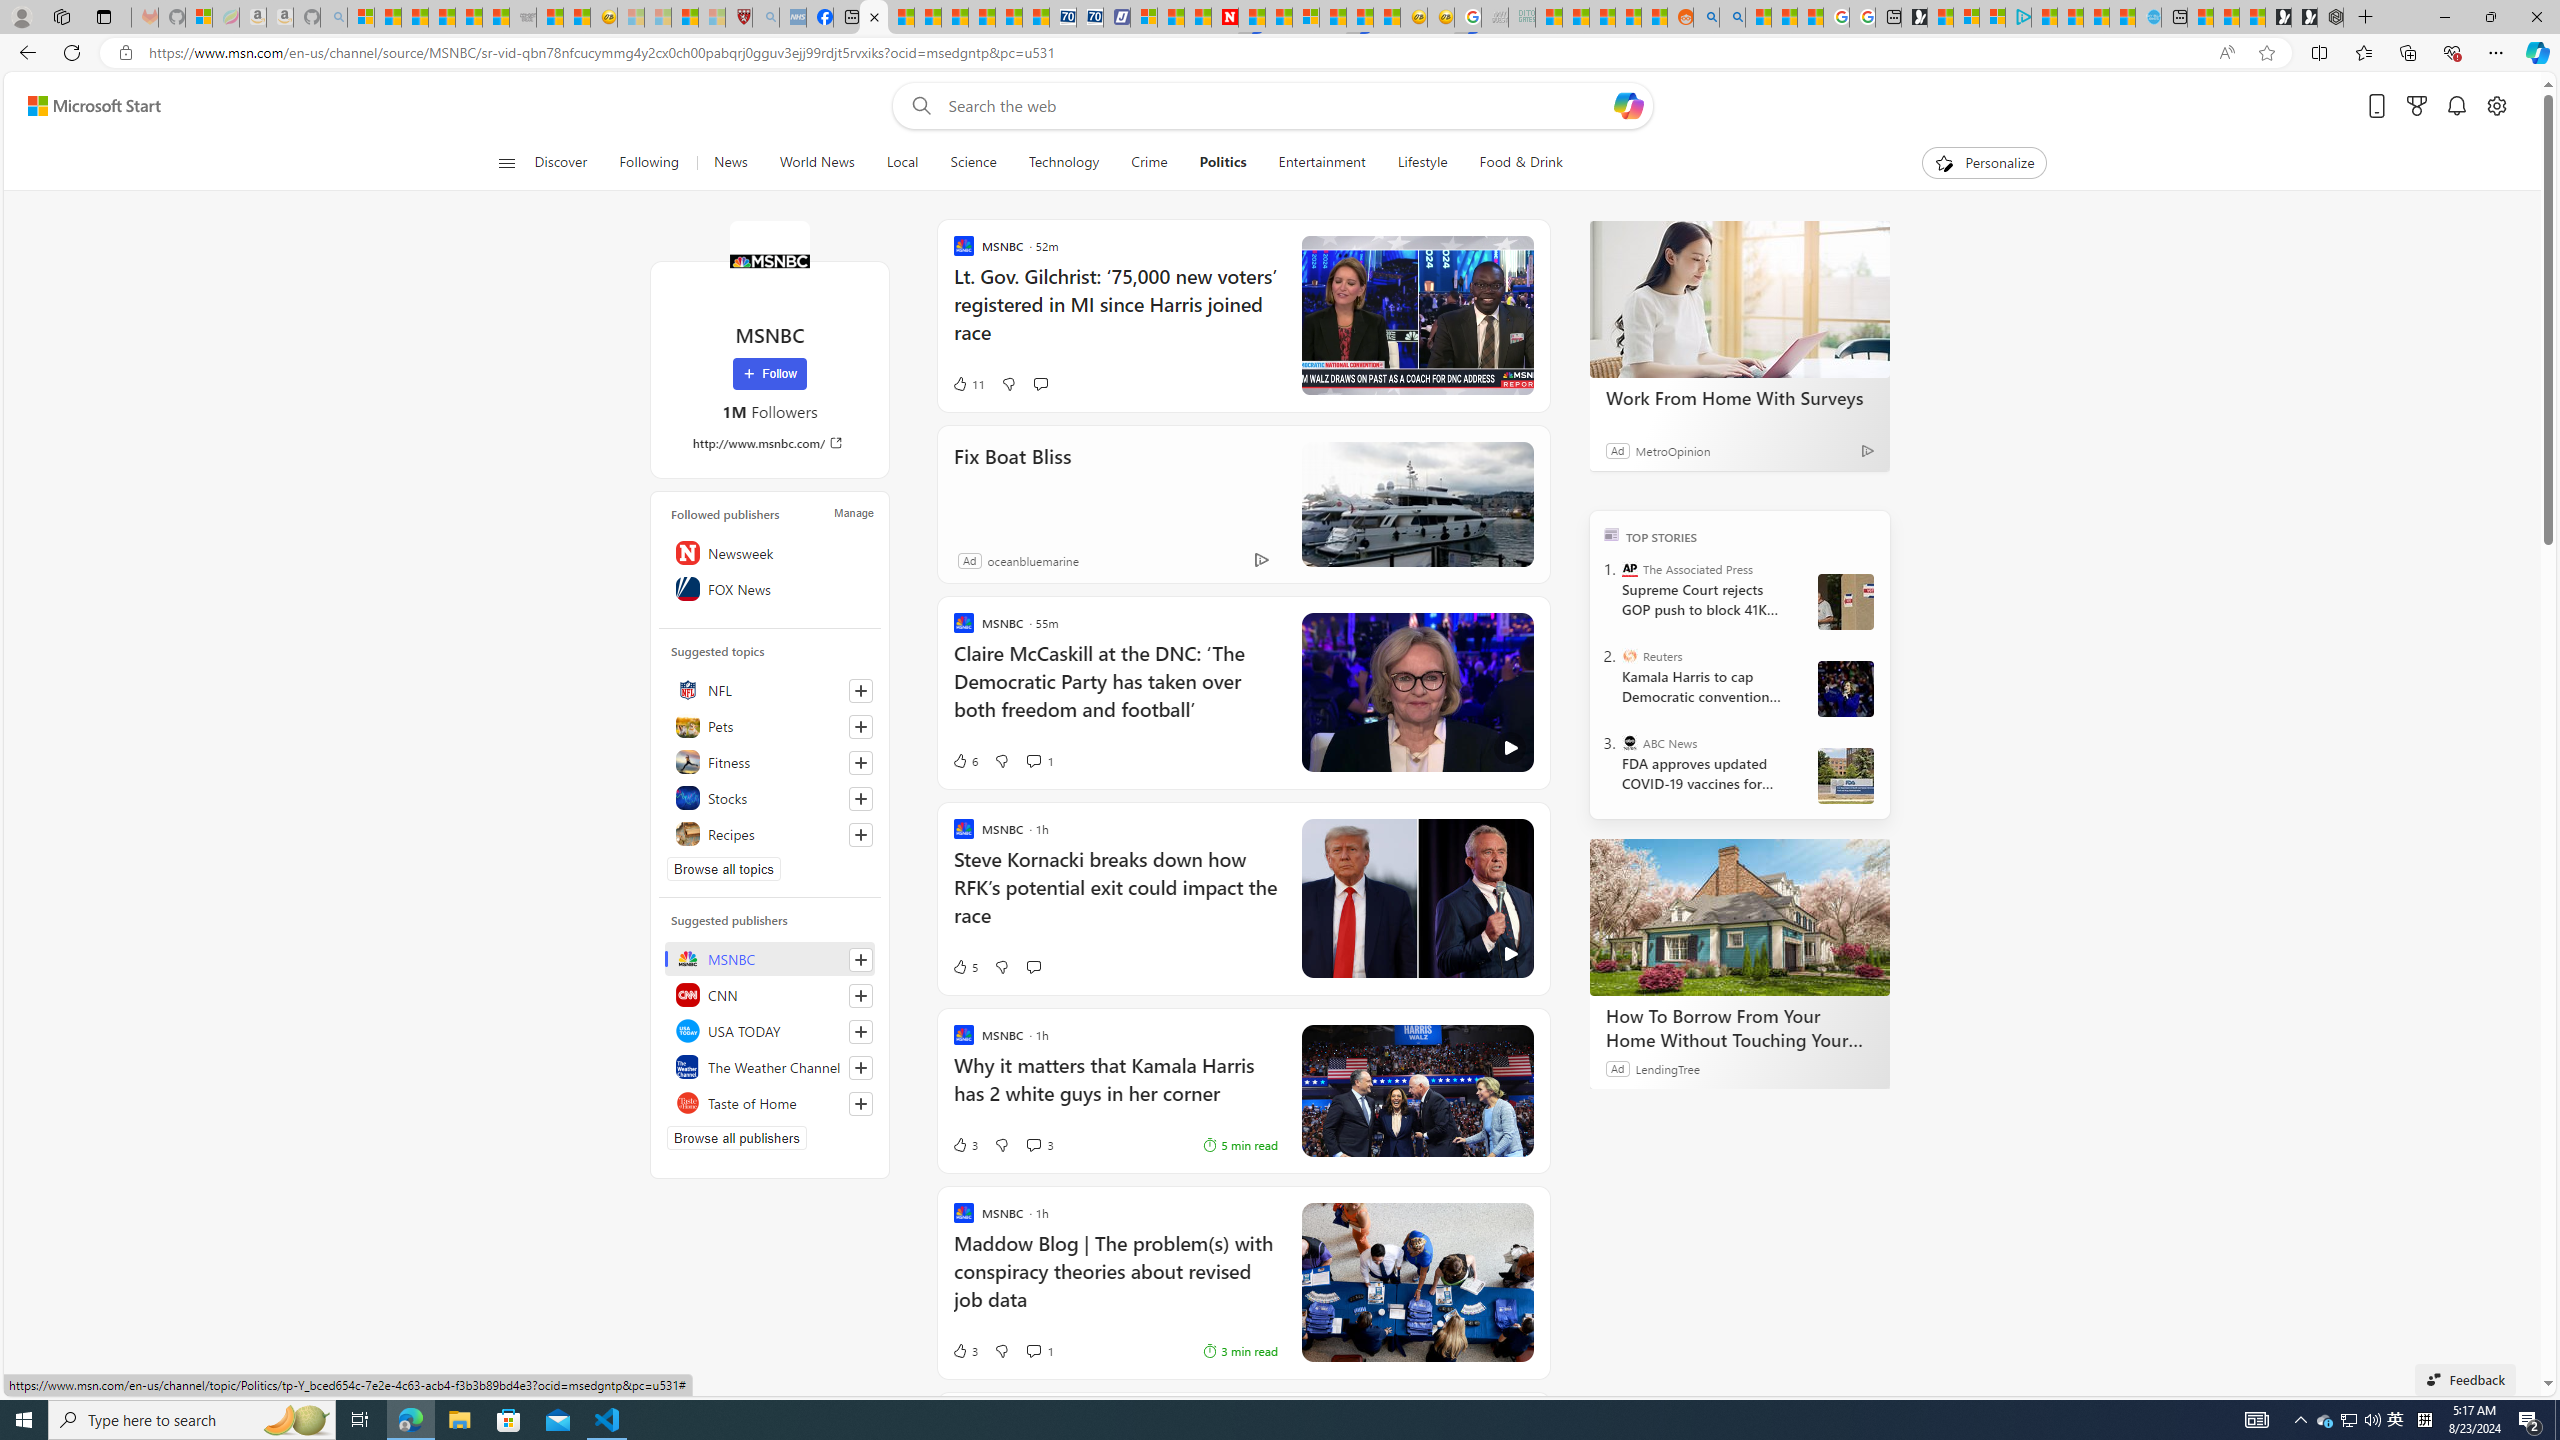  I want to click on 'Fix Boat Bliss', so click(1415, 503).